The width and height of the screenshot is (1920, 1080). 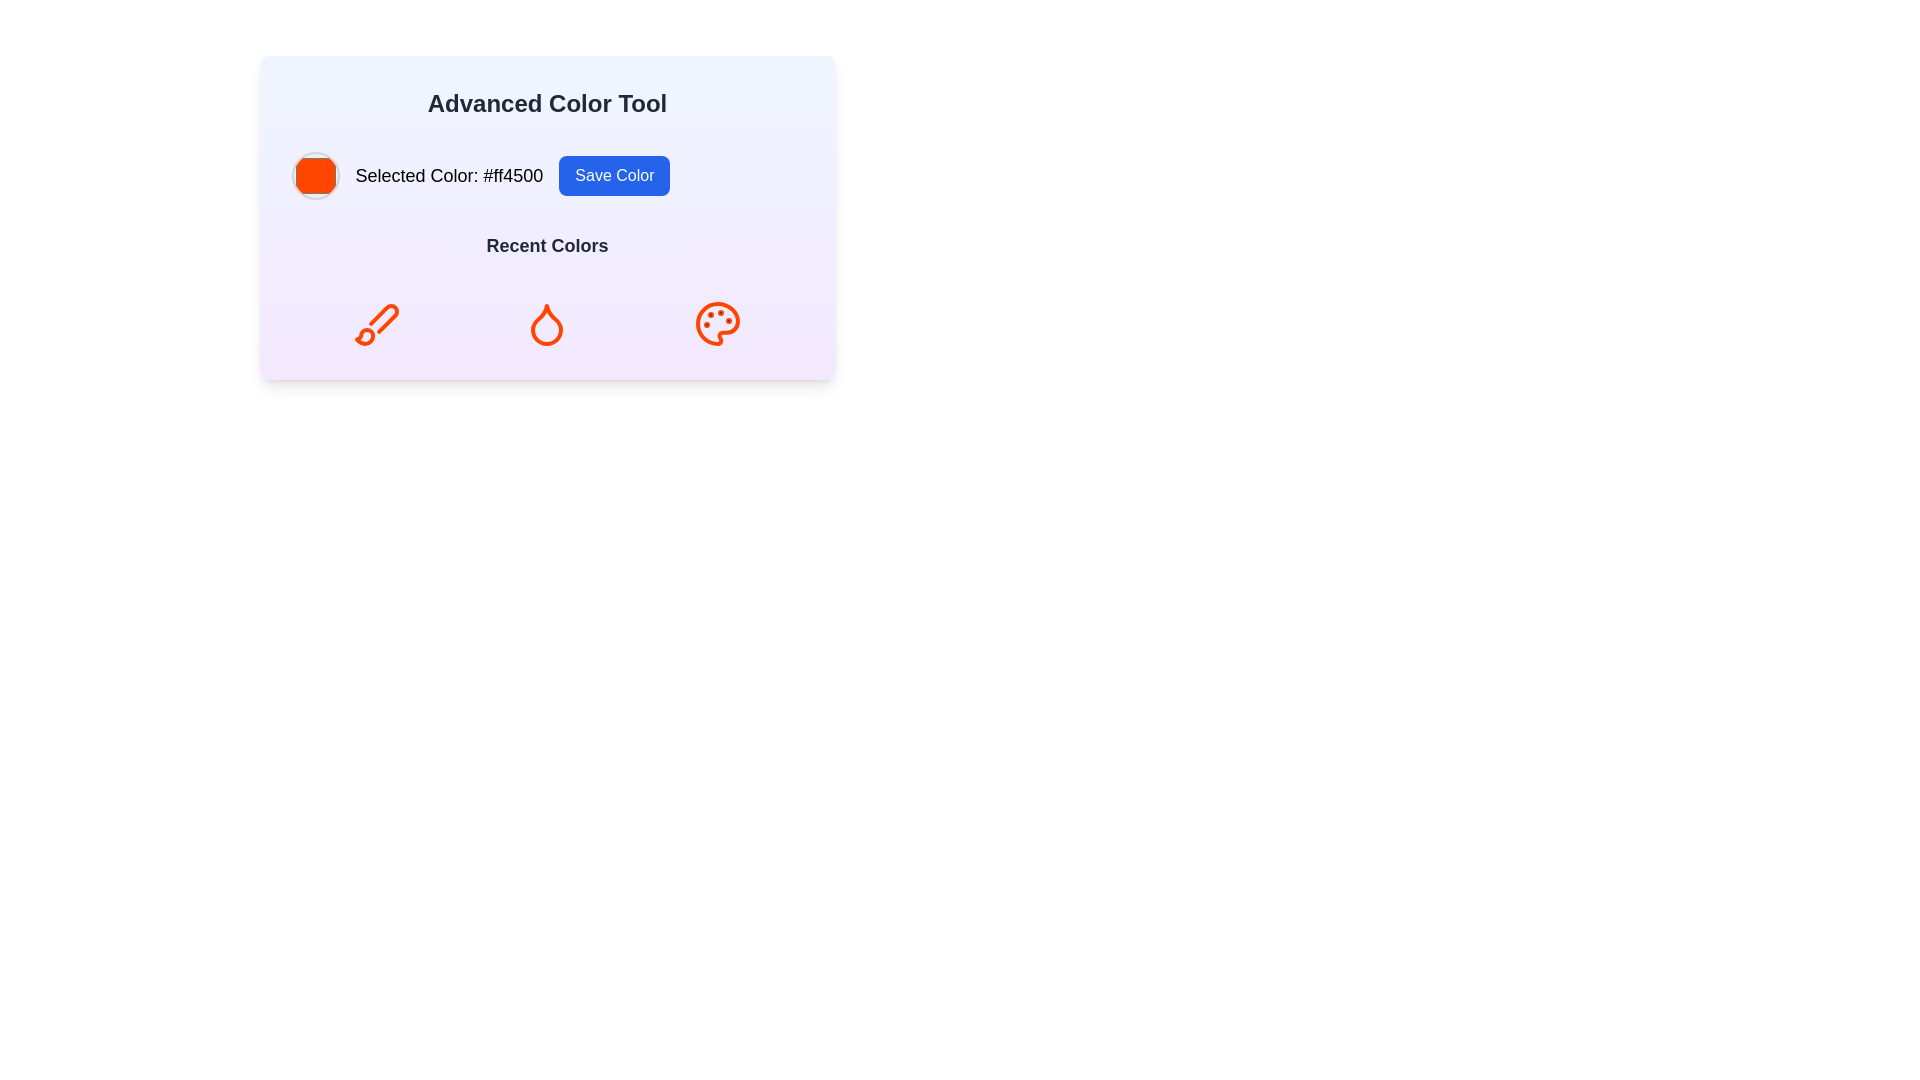 I want to click on the leftmost red paintbrush icon, which is styled in a simple and modern design, so click(x=376, y=323).